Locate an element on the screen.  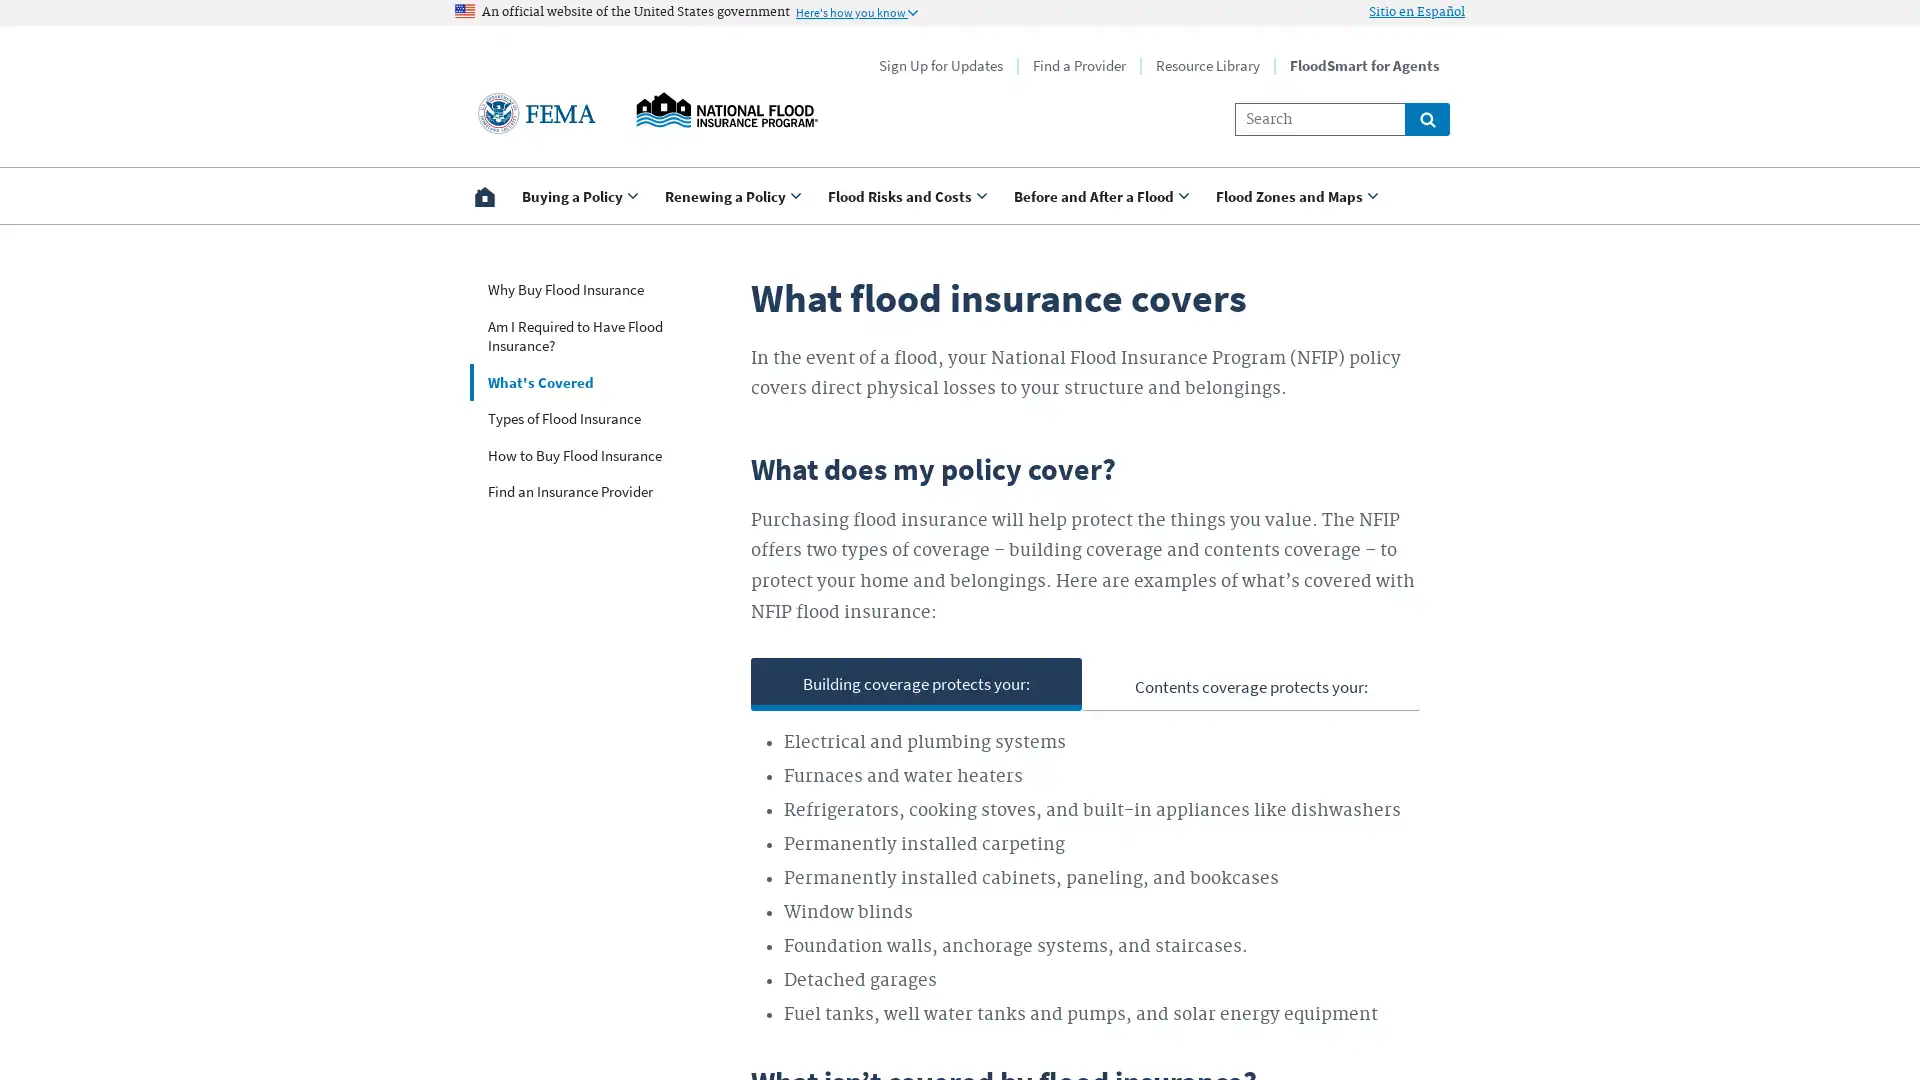
Information to identify secure official US Government websites is located at coordinates (857, 11).